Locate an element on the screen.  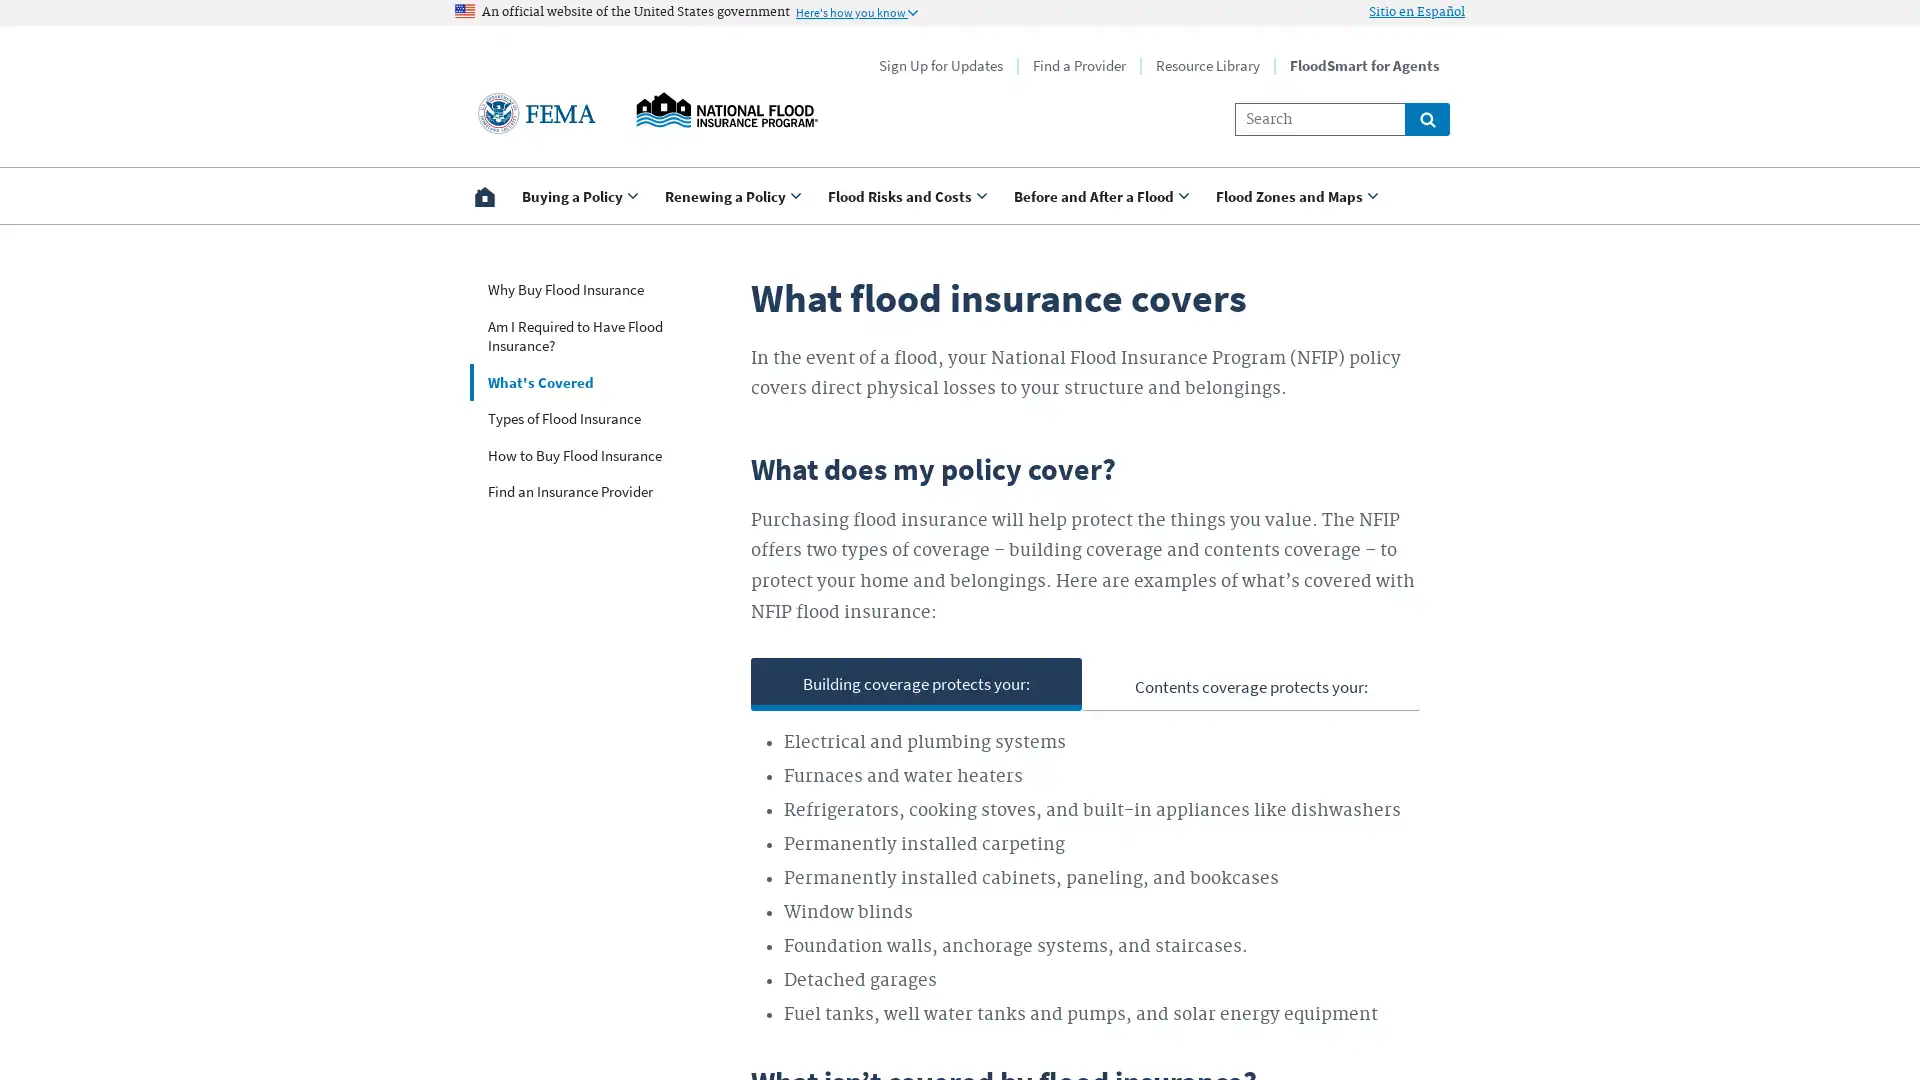
Information to identify secure official US Government websites is located at coordinates (857, 11).